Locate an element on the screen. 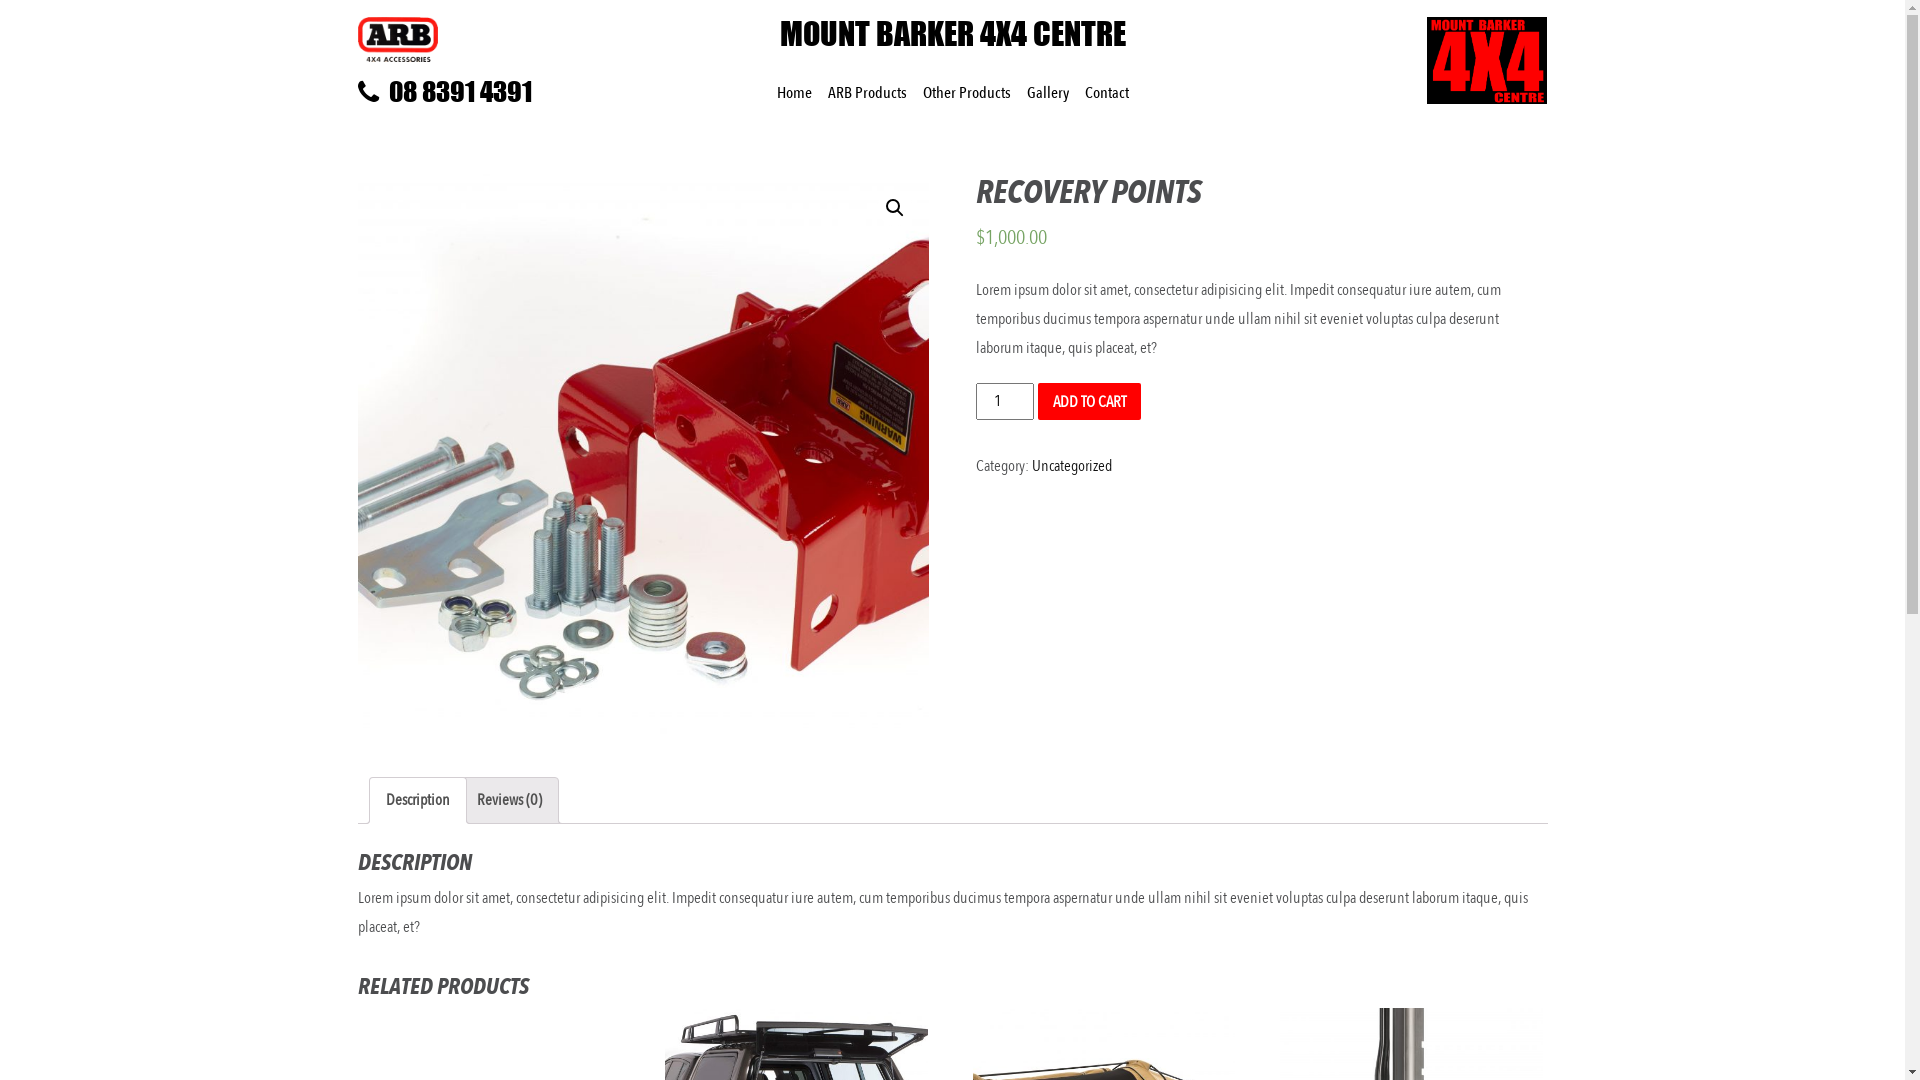 The height and width of the screenshot is (1080, 1920). '08 8391 4391' is located at coordinates (495, 92).